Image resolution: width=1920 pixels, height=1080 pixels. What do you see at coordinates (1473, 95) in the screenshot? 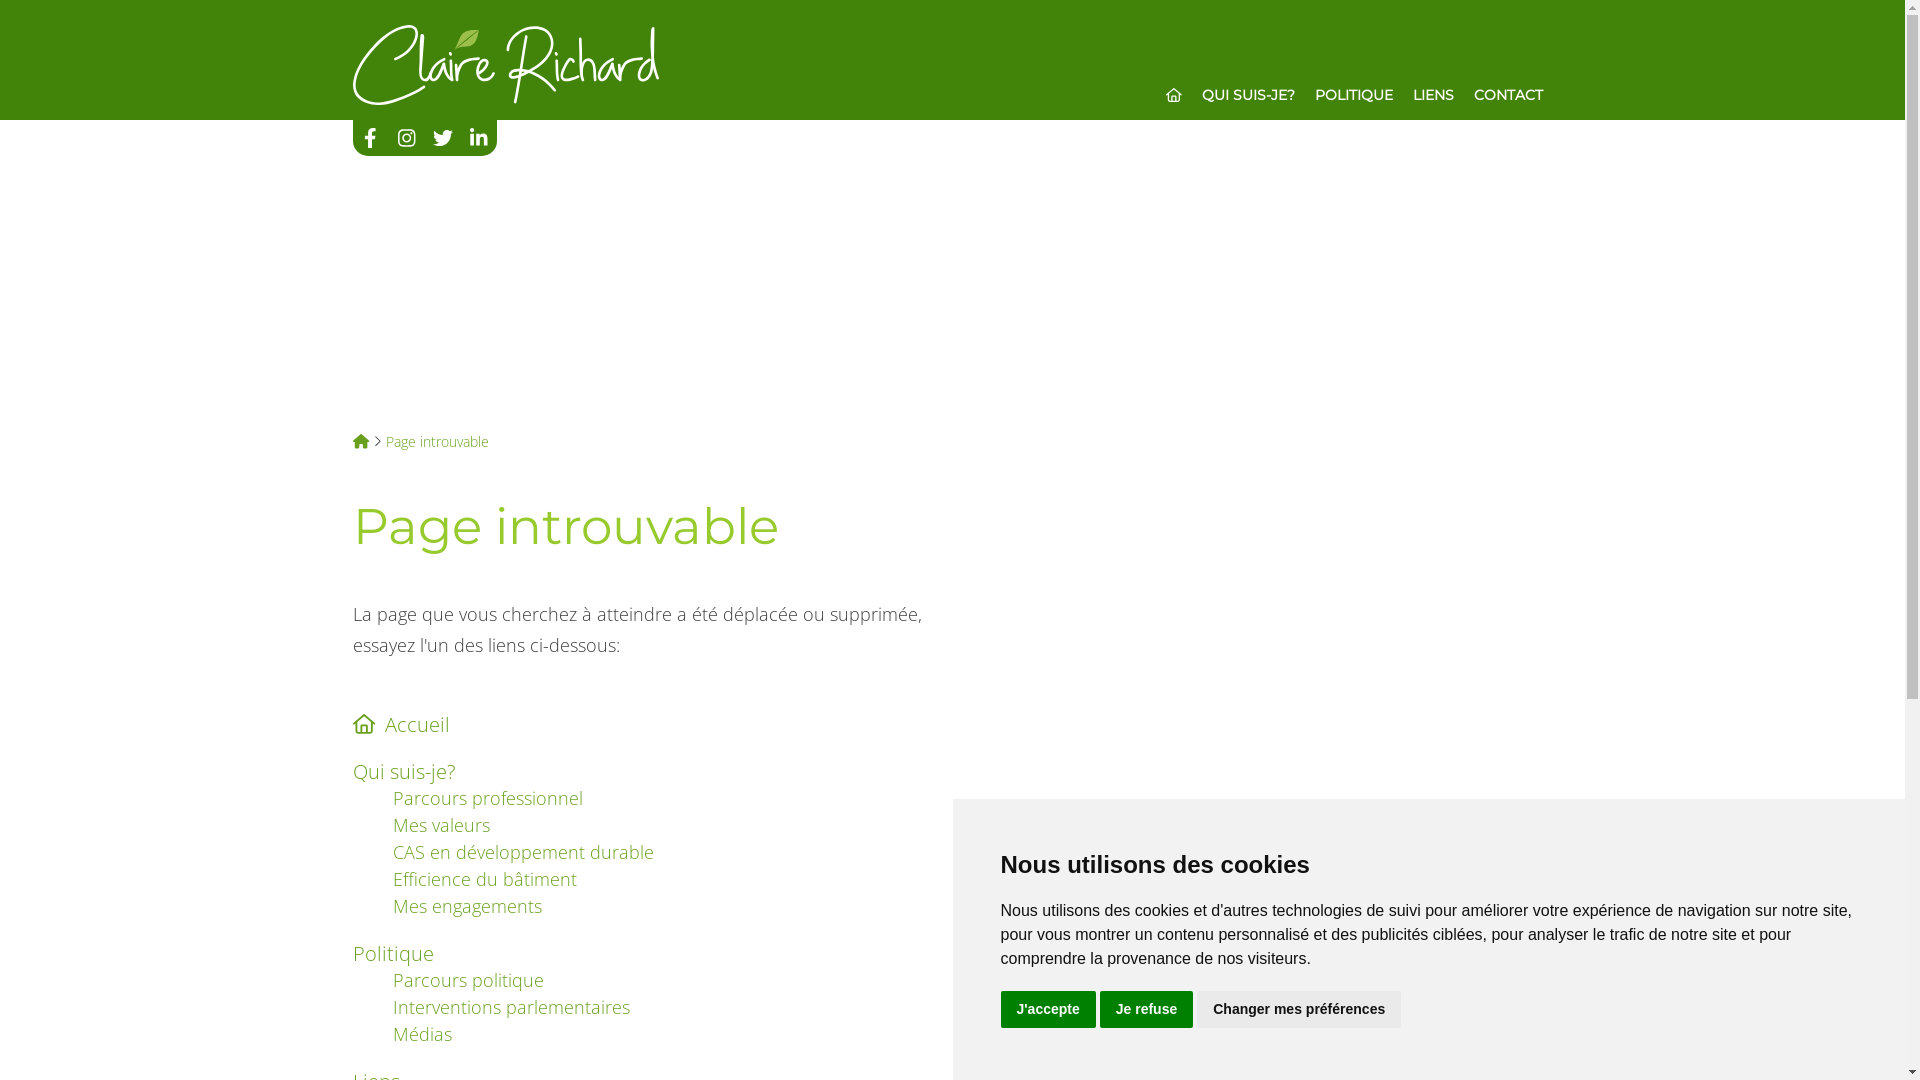
I see `'CONTACT'` at bounding box center [1473, 95].